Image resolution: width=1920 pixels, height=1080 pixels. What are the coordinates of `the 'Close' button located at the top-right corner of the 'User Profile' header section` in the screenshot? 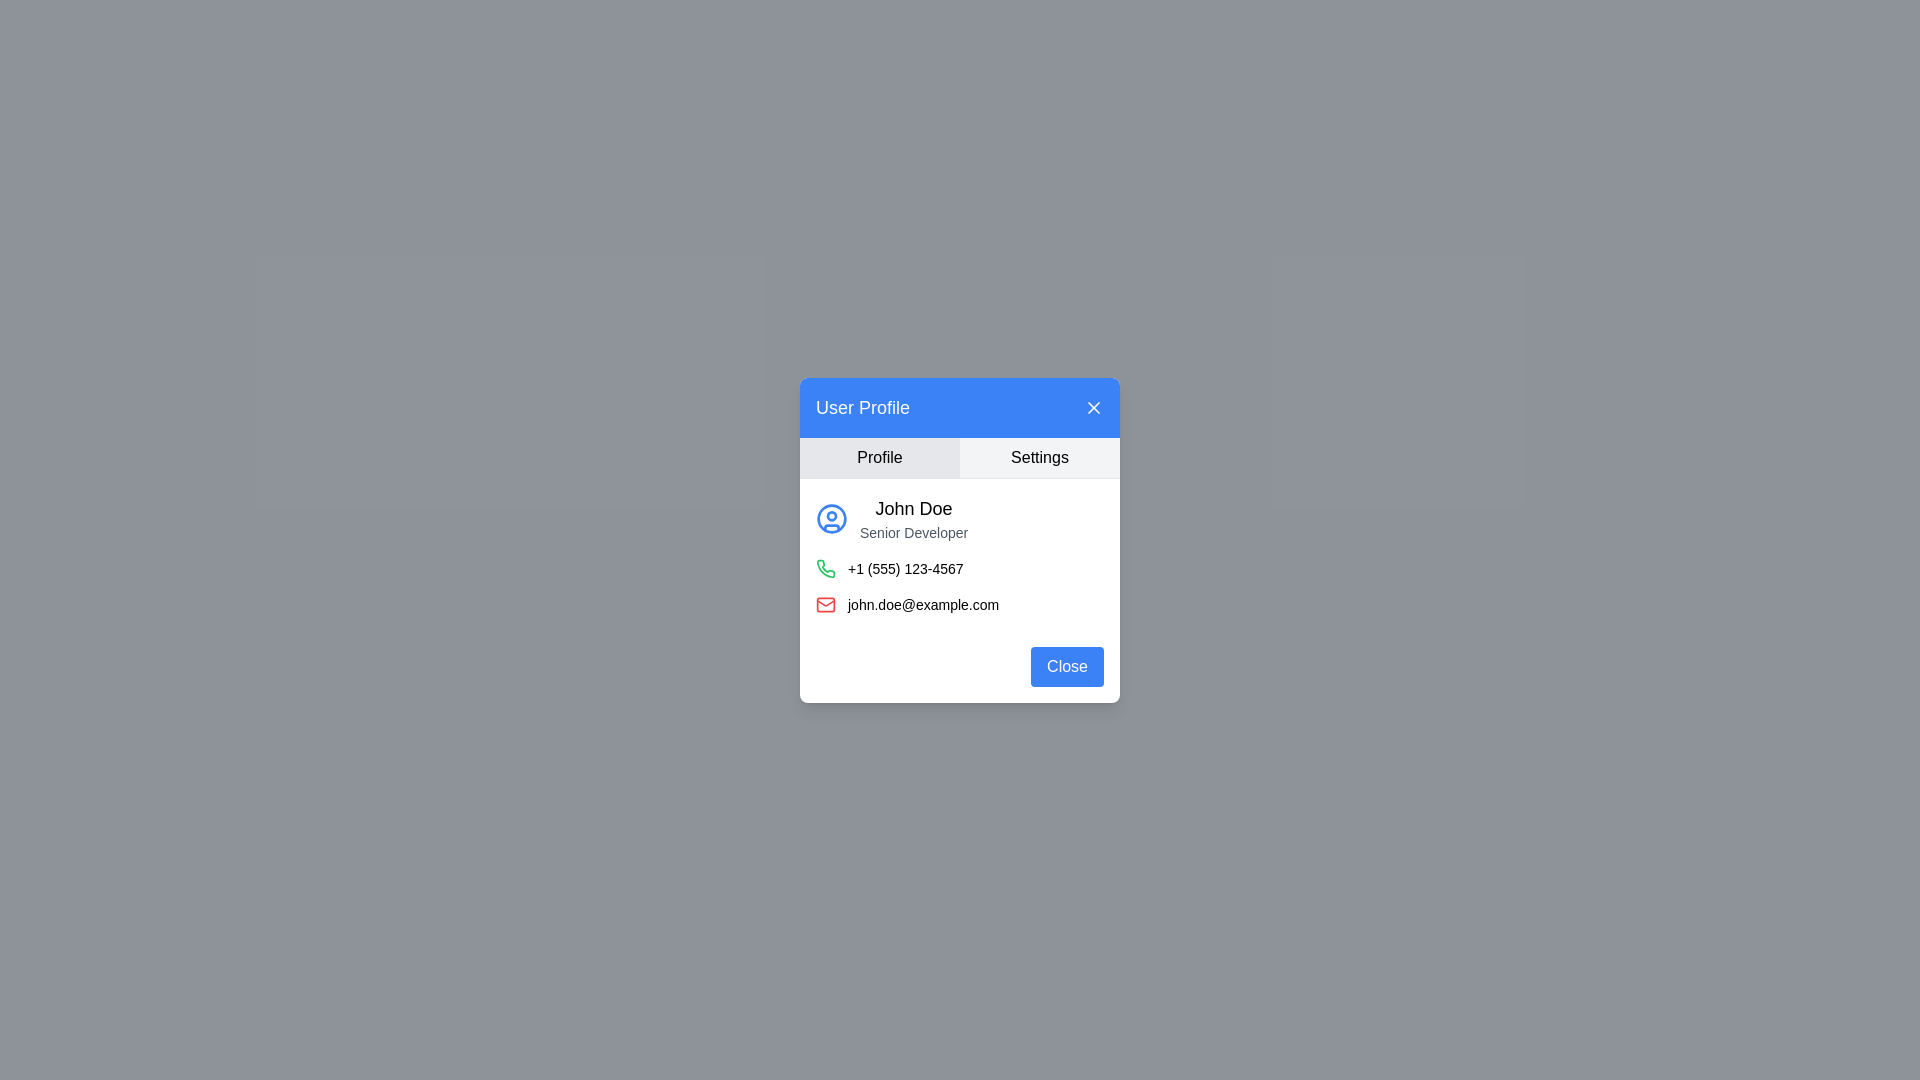 It's located at (1093, 406).